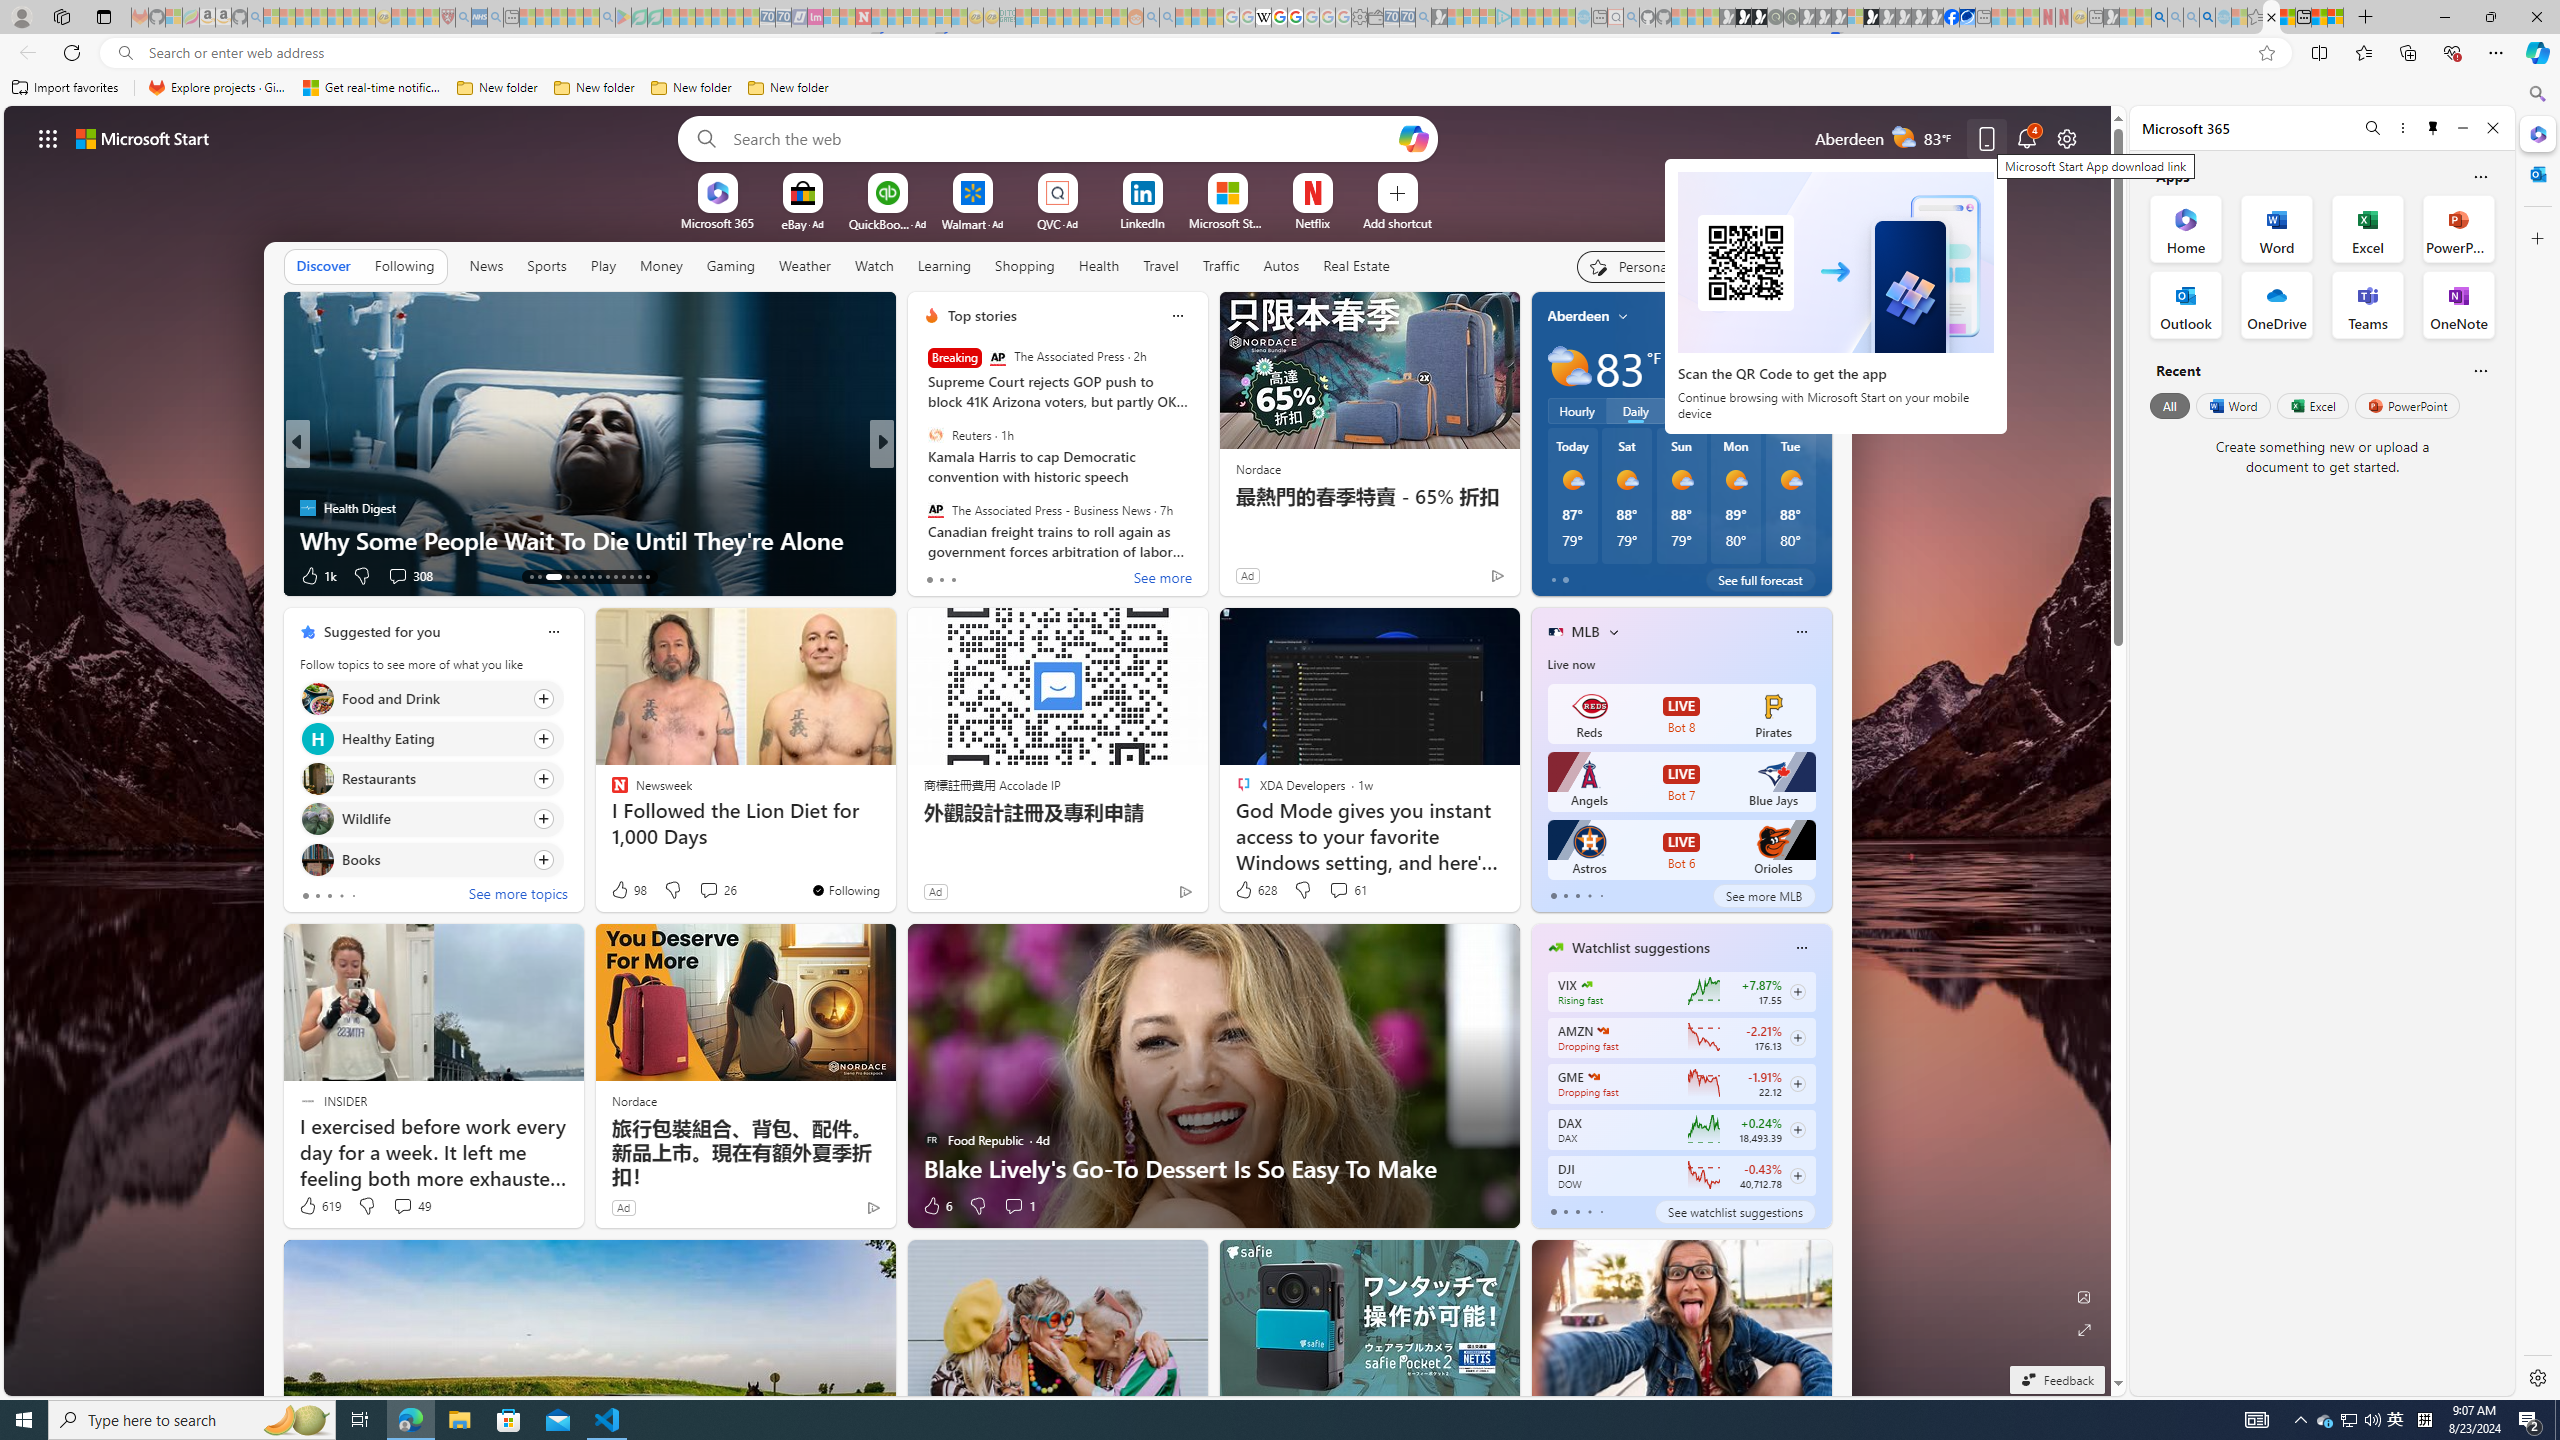 This screenshot has width=2560, height=1440. I want to click on 'AutomationID: tab-19', so click(591, 577).